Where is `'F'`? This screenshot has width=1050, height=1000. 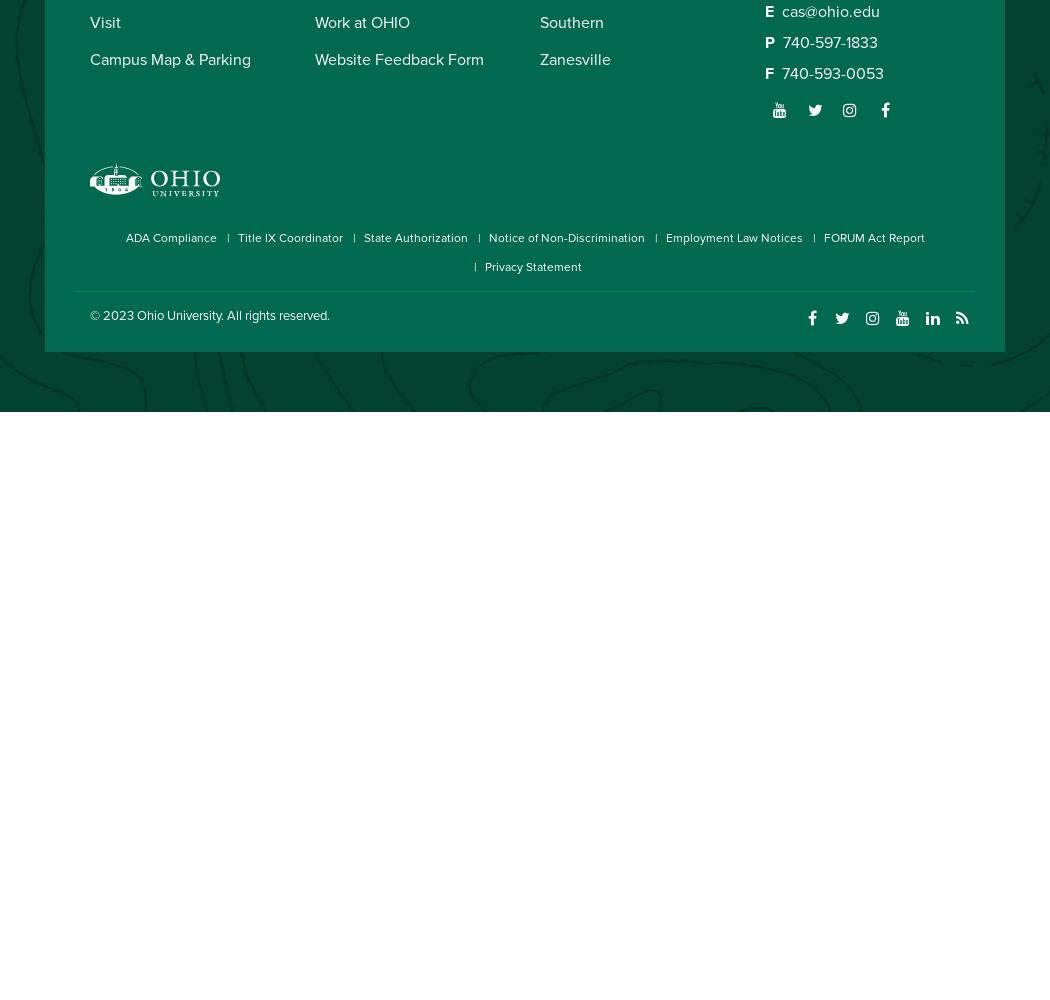
'F' is located at coordinates (769, 72).